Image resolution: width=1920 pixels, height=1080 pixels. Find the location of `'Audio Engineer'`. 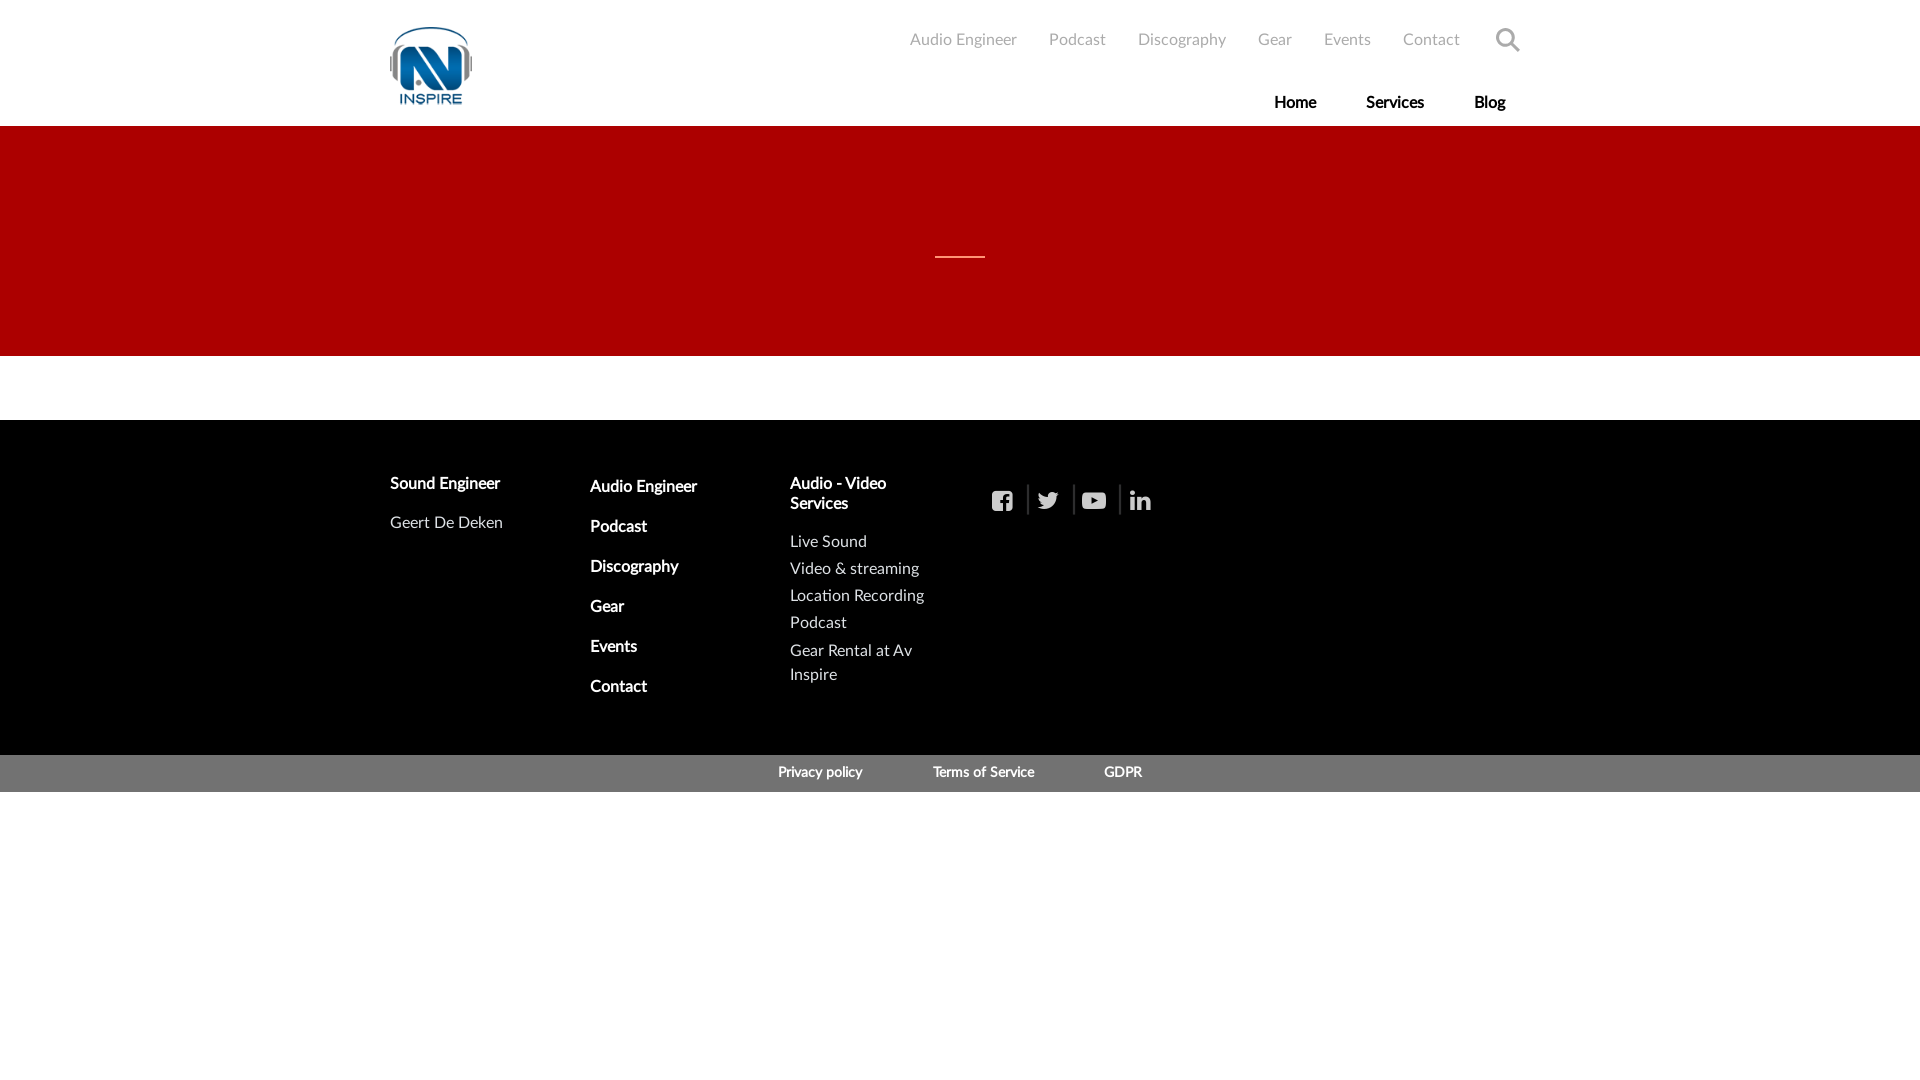

'Audio Engineer' is located at coordinates (660, 494).